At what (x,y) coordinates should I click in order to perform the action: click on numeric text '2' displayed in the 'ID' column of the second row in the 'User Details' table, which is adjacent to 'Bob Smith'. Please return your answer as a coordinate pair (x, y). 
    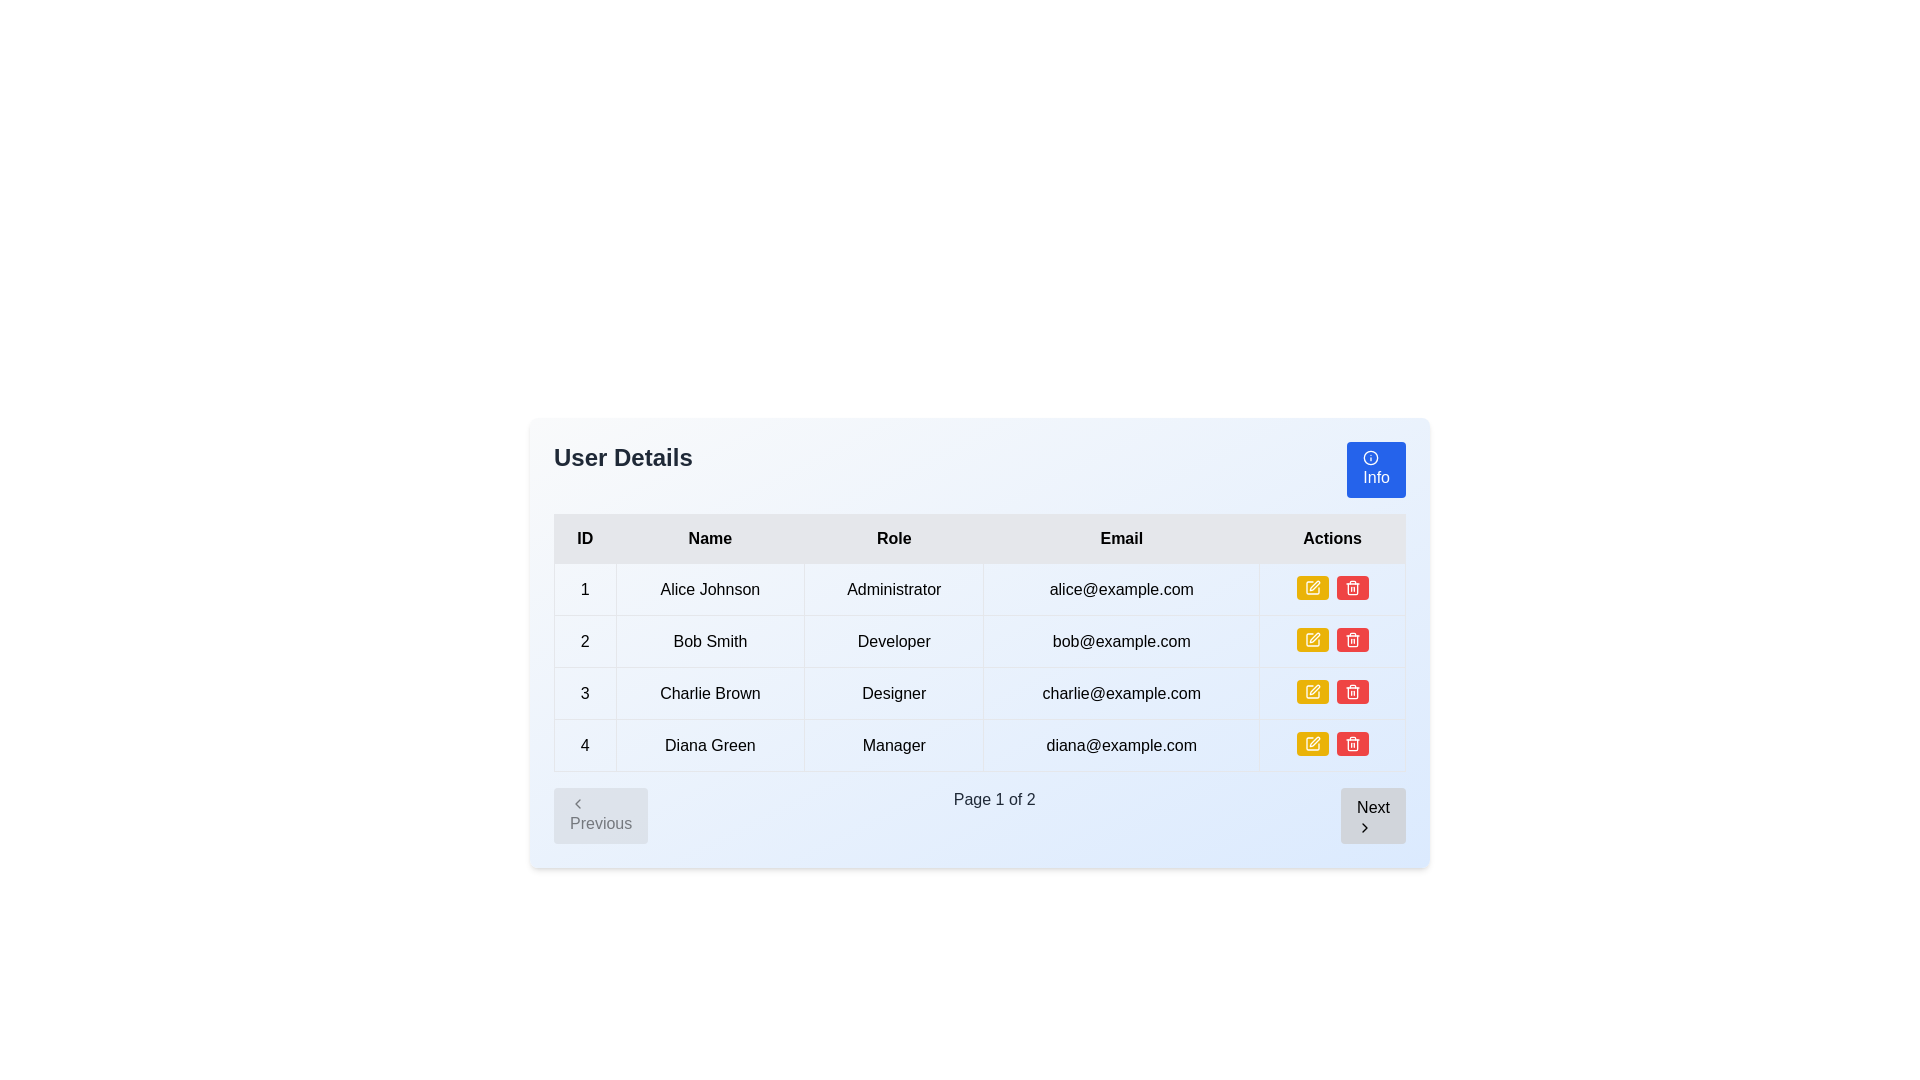
    Looking at the image, I should click on (584, 641).